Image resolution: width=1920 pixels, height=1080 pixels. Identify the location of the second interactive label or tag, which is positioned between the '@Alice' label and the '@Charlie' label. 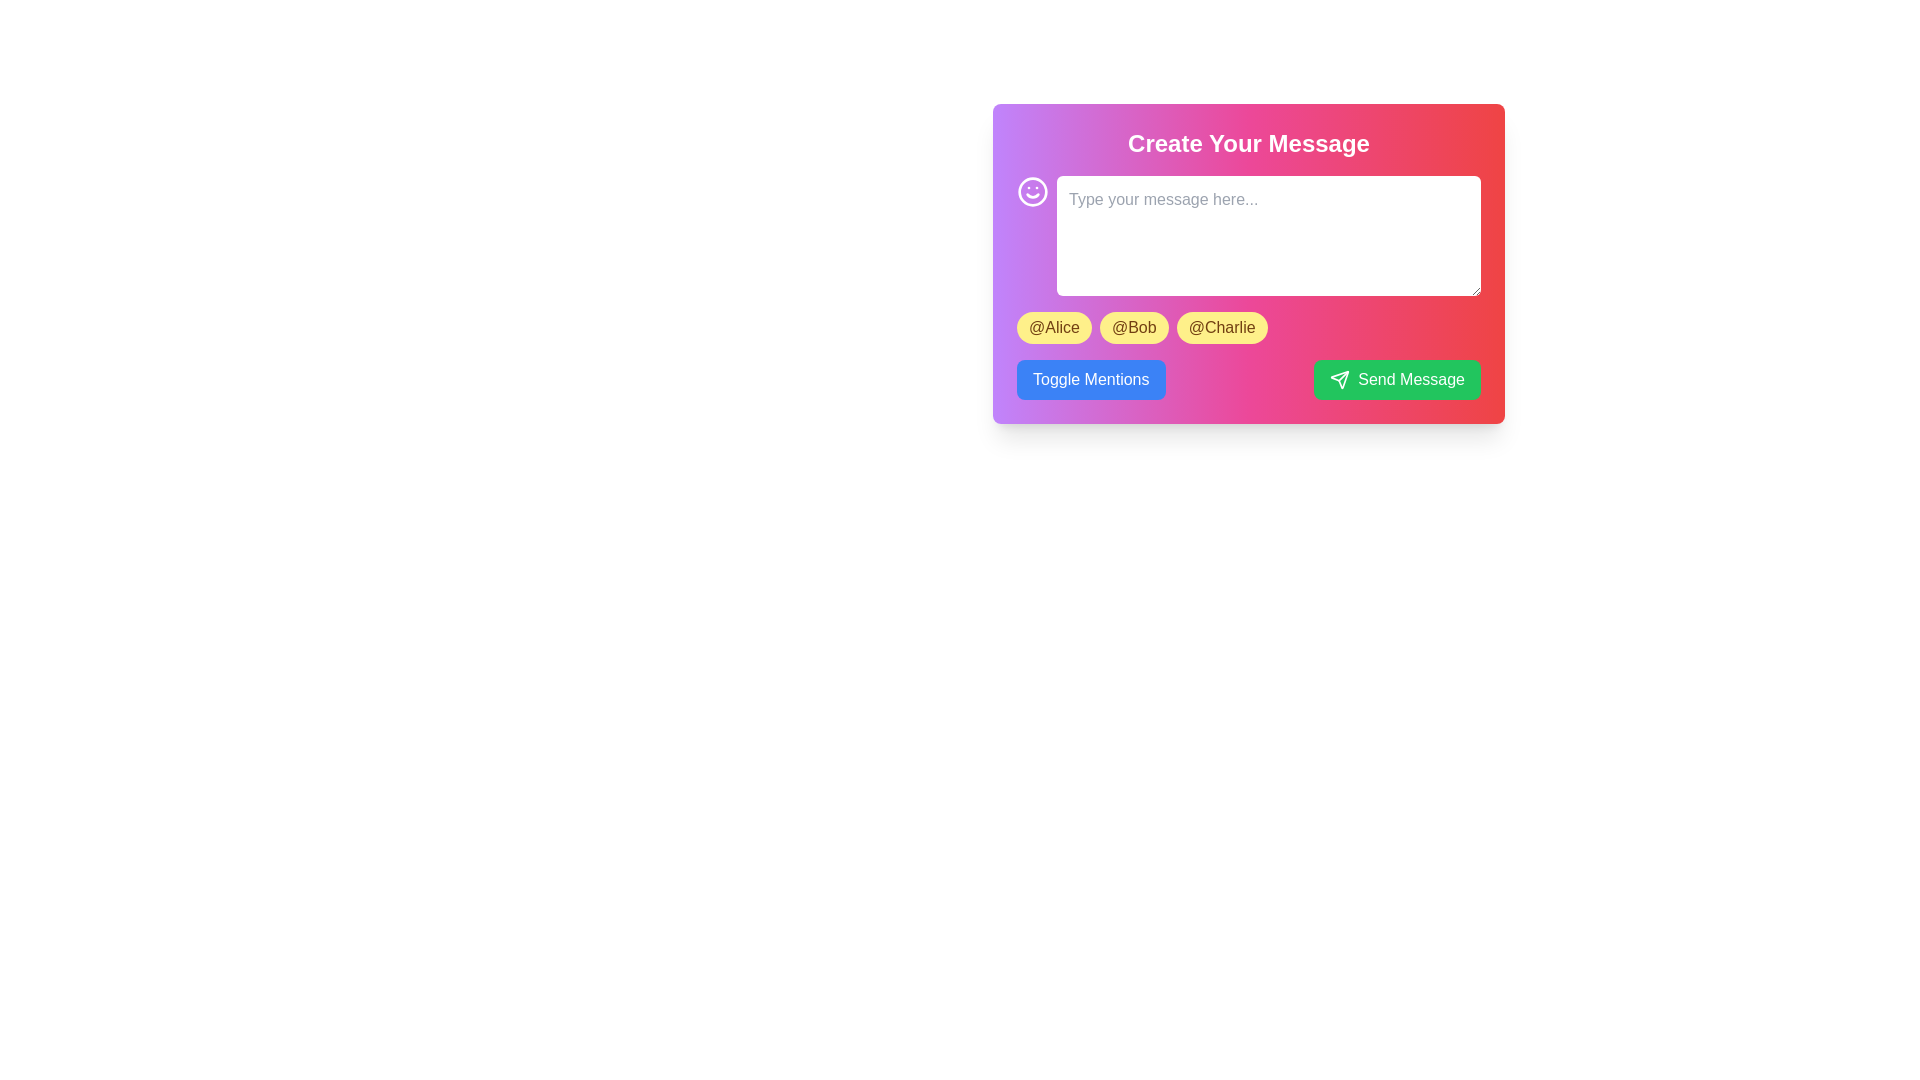
(1134, 326).